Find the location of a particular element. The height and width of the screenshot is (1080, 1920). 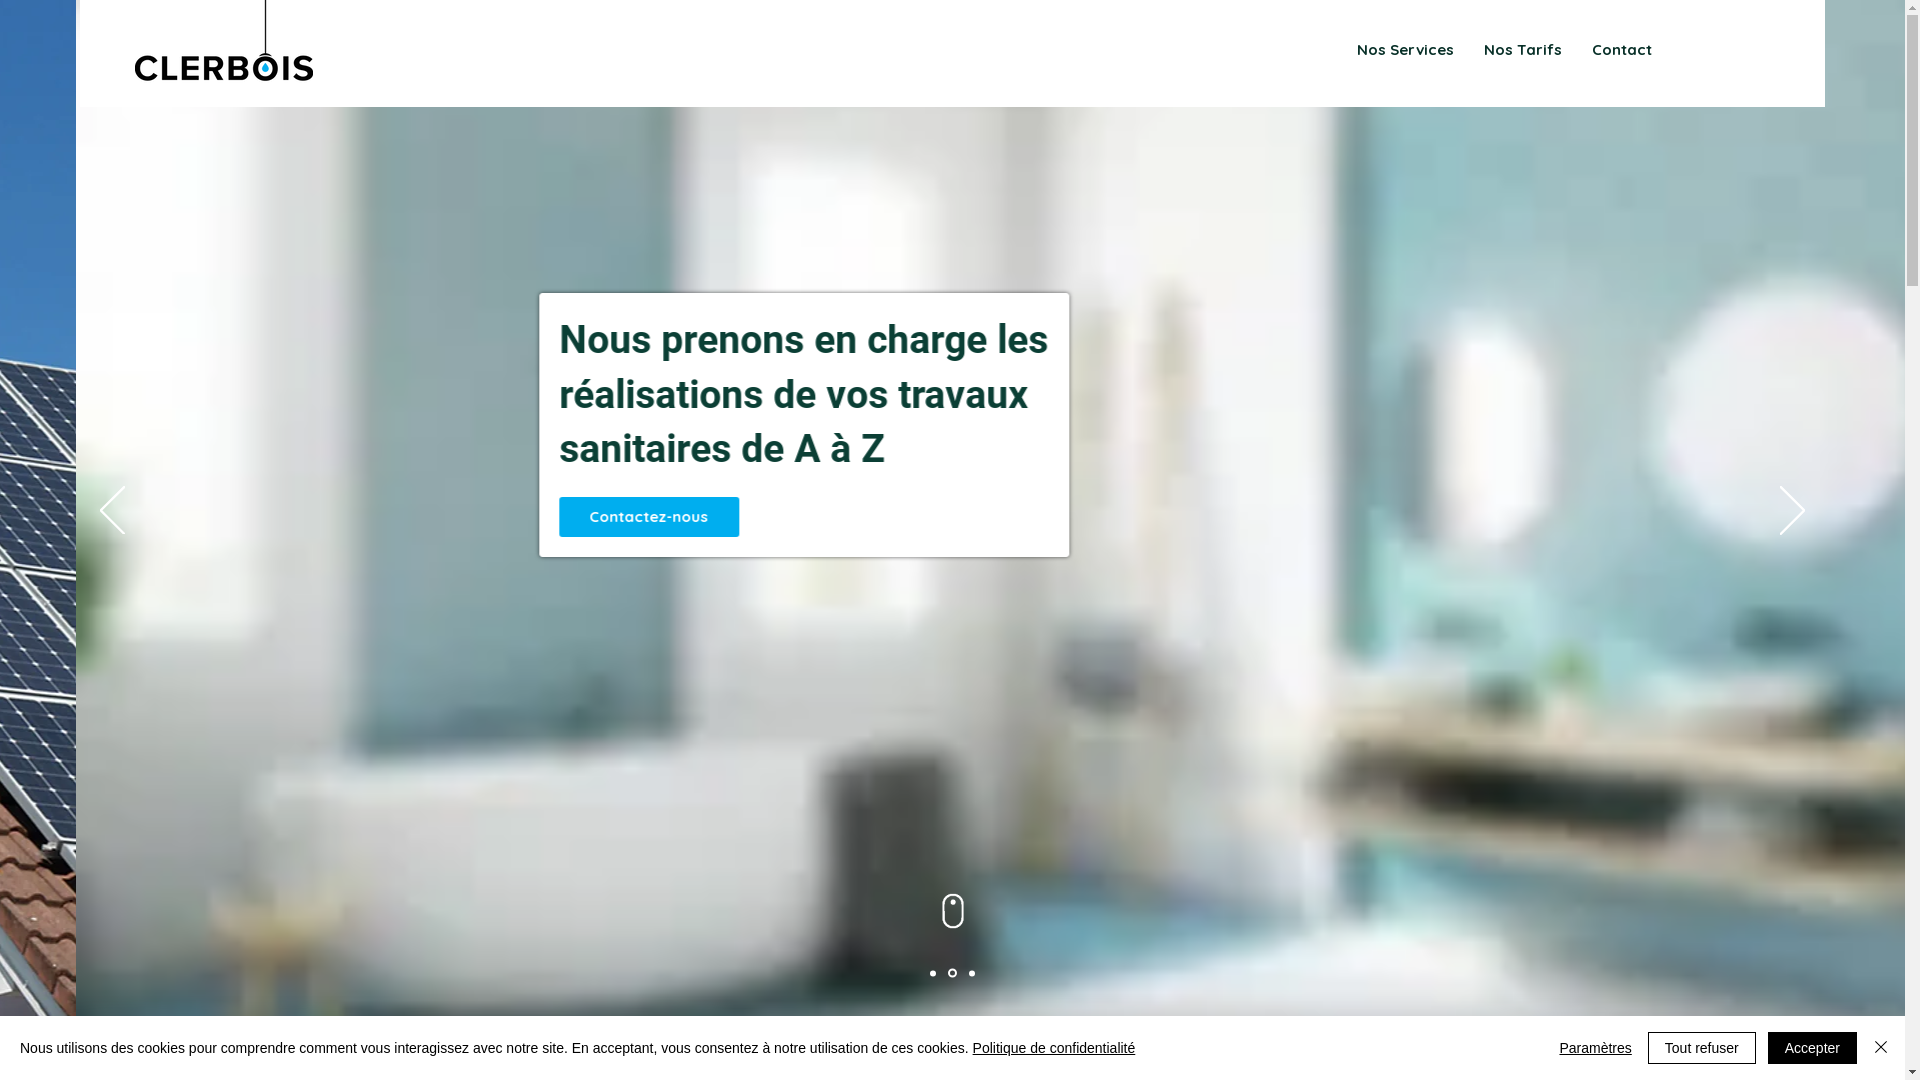

'Nos Services' is located at coordinates (1404, 49).